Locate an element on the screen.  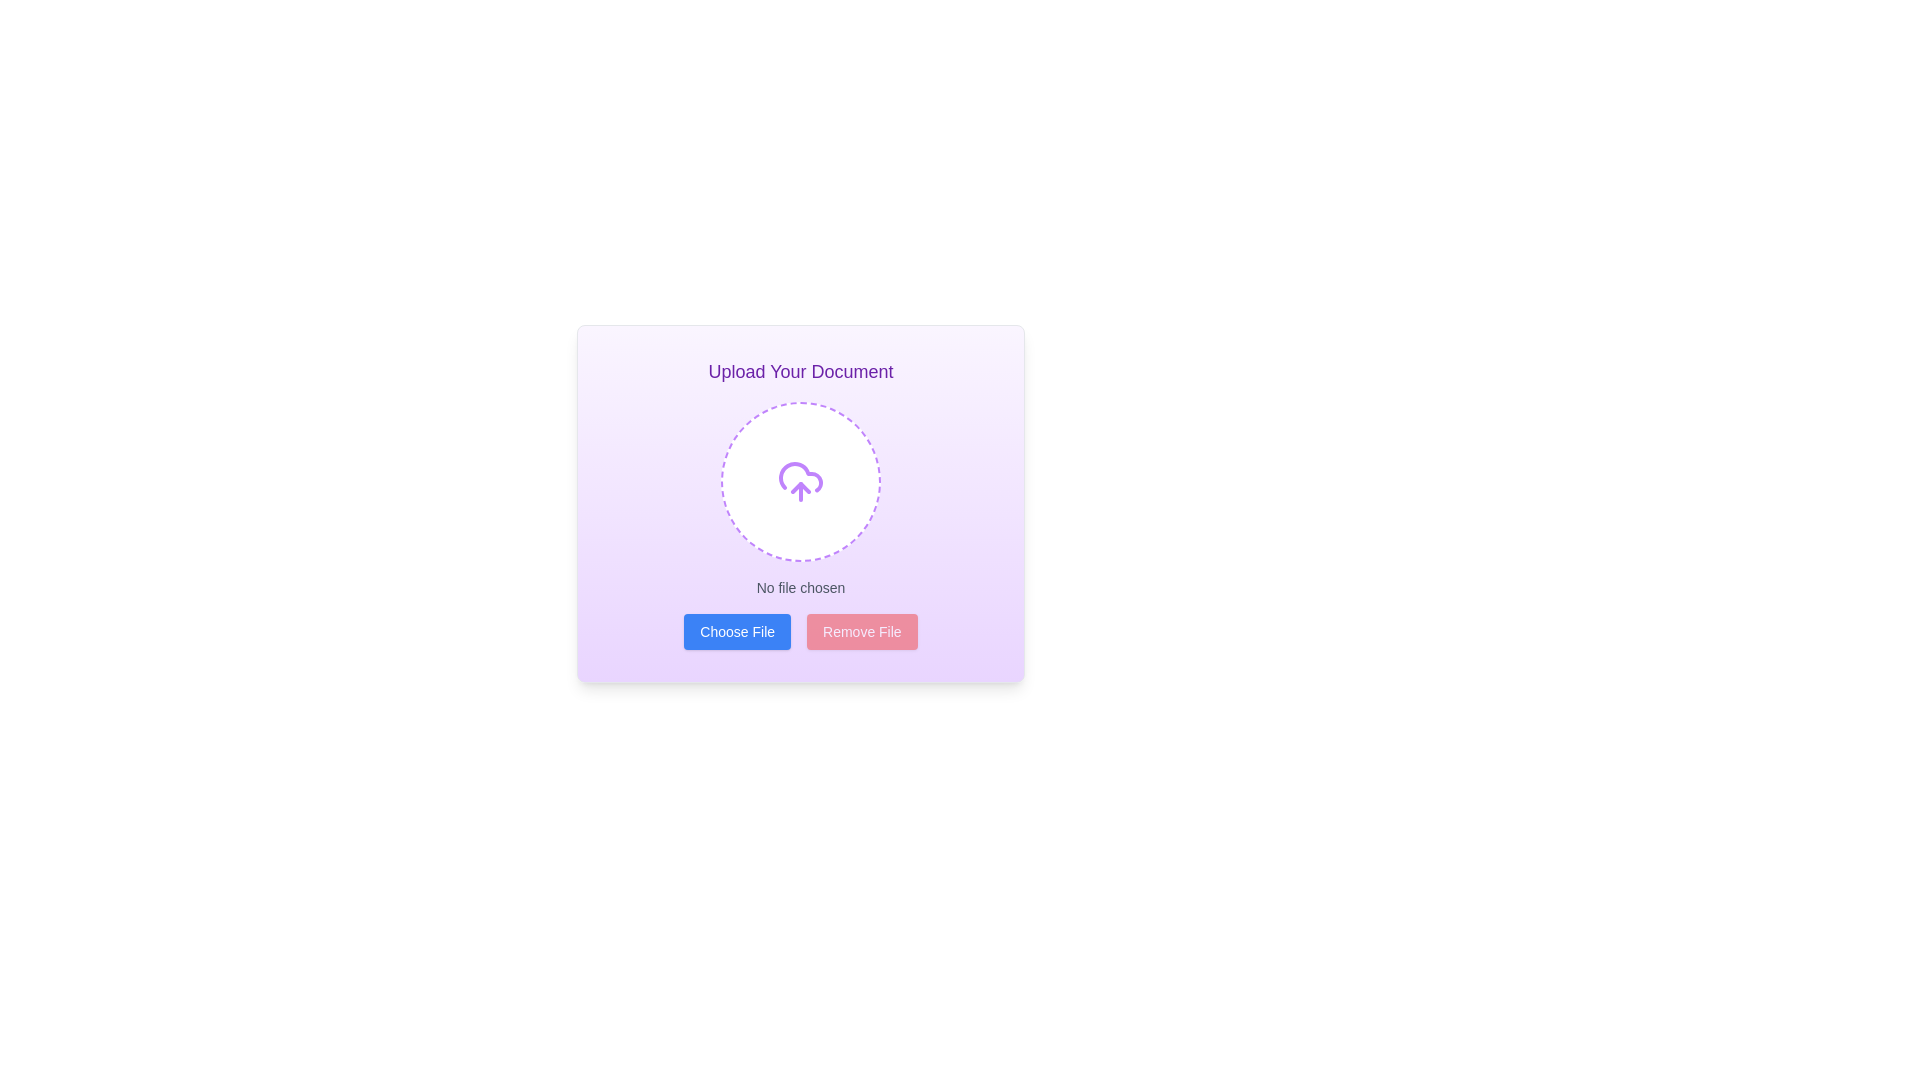
the circular Dropzone area with a dashed purple border, which contains a cloud icon with an upward arrow is located at coordinates (801, 482).